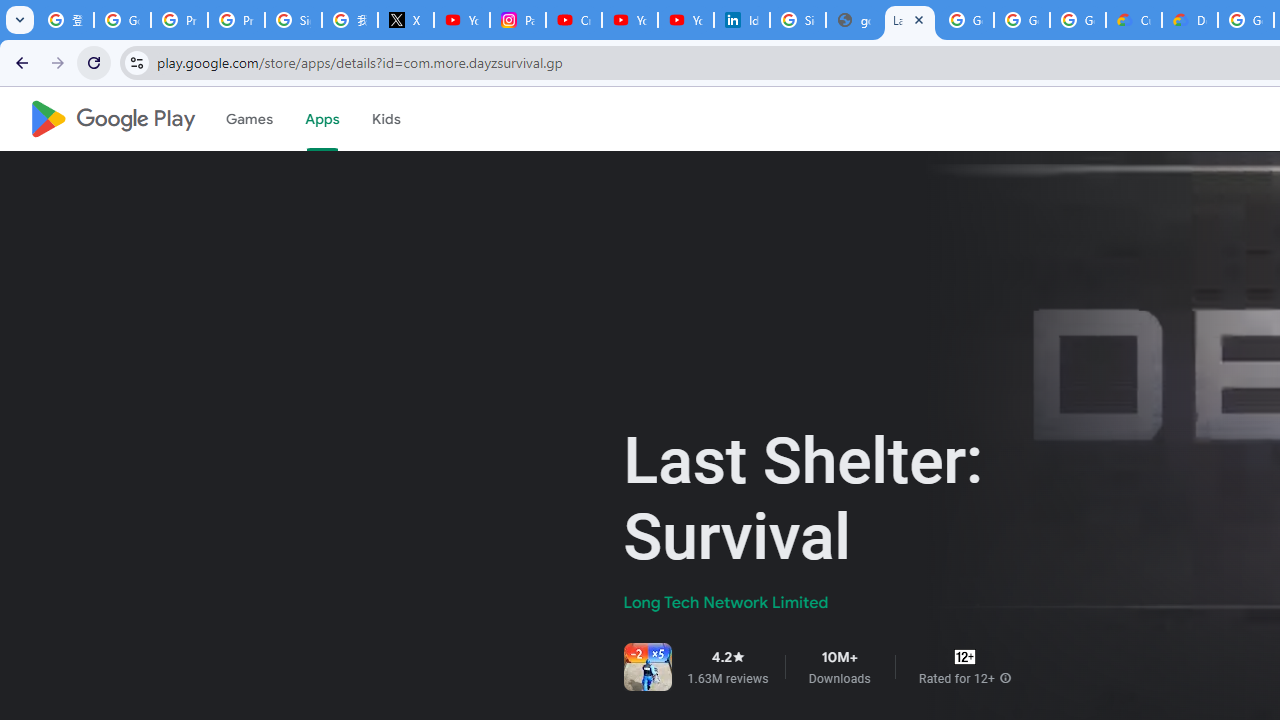 The width and height of the screenshot is (1280, 720). Describe the element at coordinates (404, 20) in the screenshot. I see `'X'` at that location.